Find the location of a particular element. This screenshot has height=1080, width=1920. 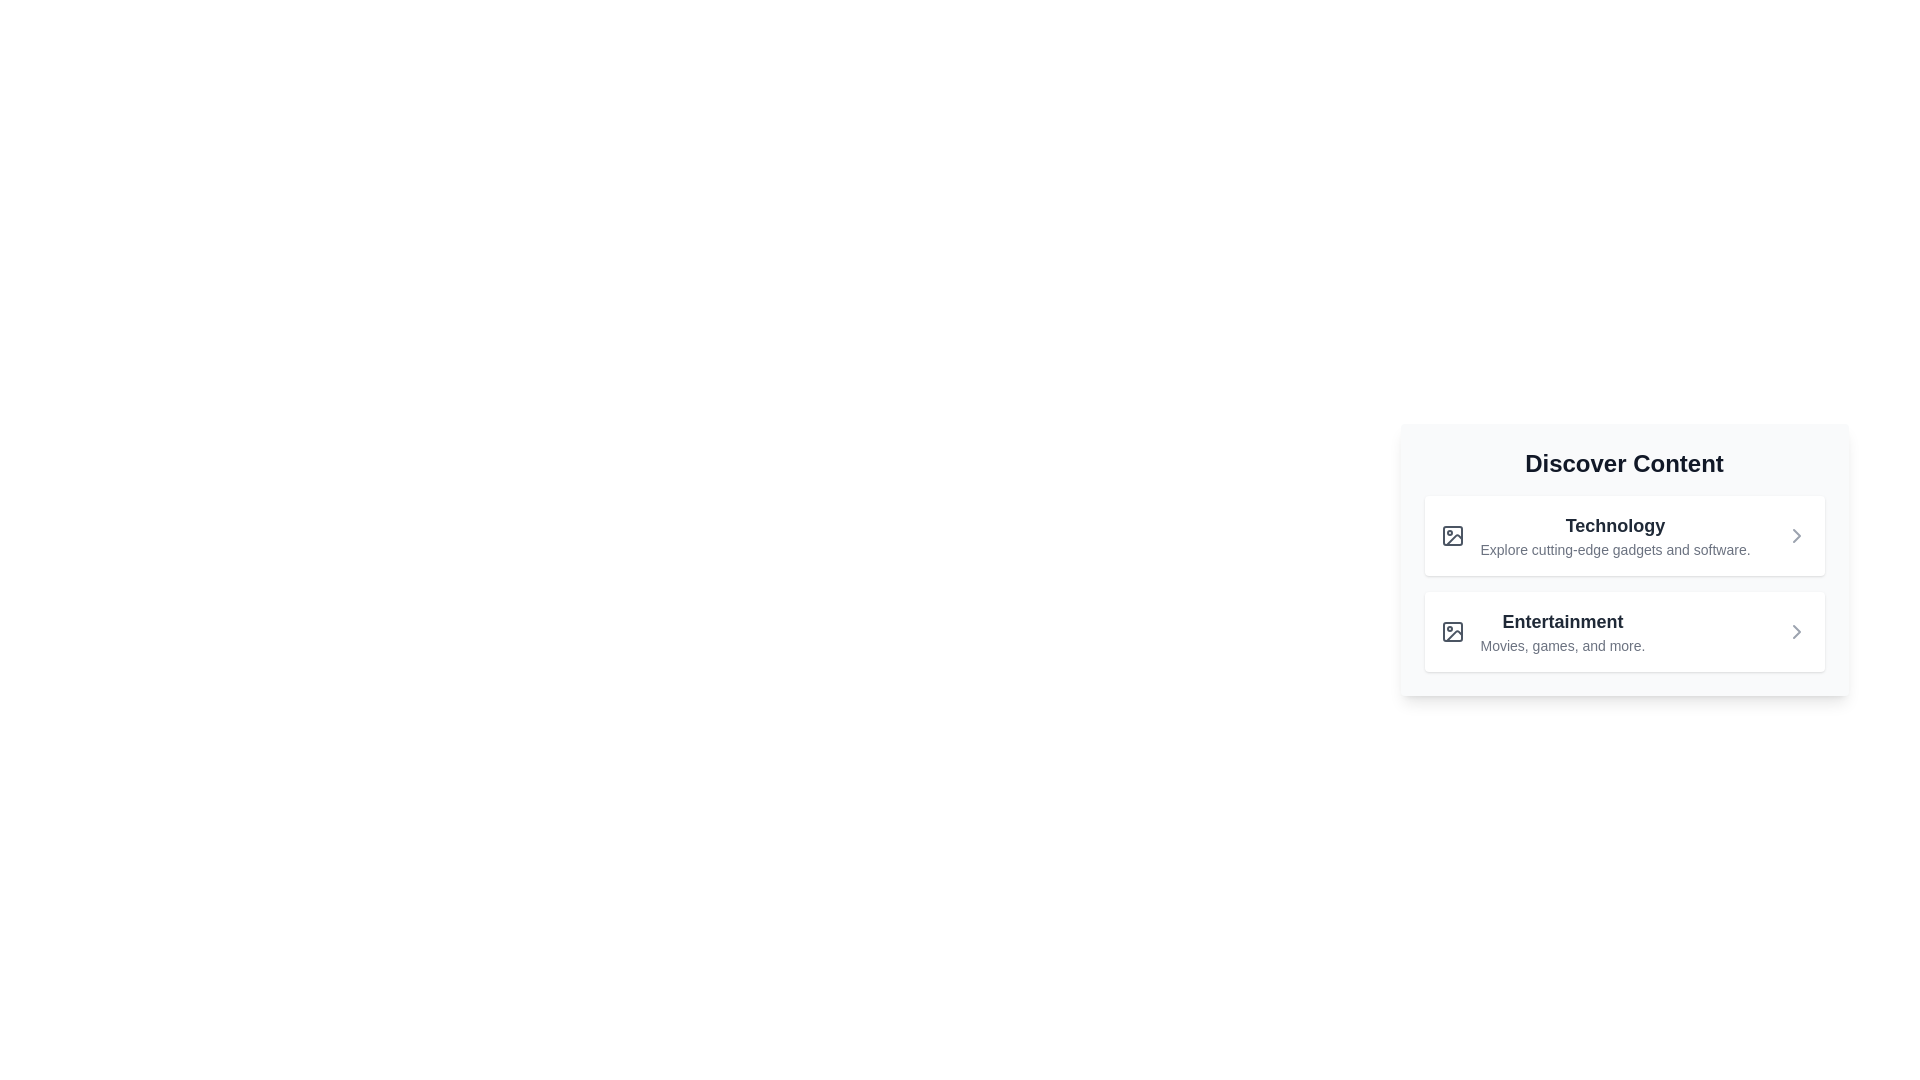

the Chevron icon in the 'Entertainment' section is located at coordinates (1796, 632).